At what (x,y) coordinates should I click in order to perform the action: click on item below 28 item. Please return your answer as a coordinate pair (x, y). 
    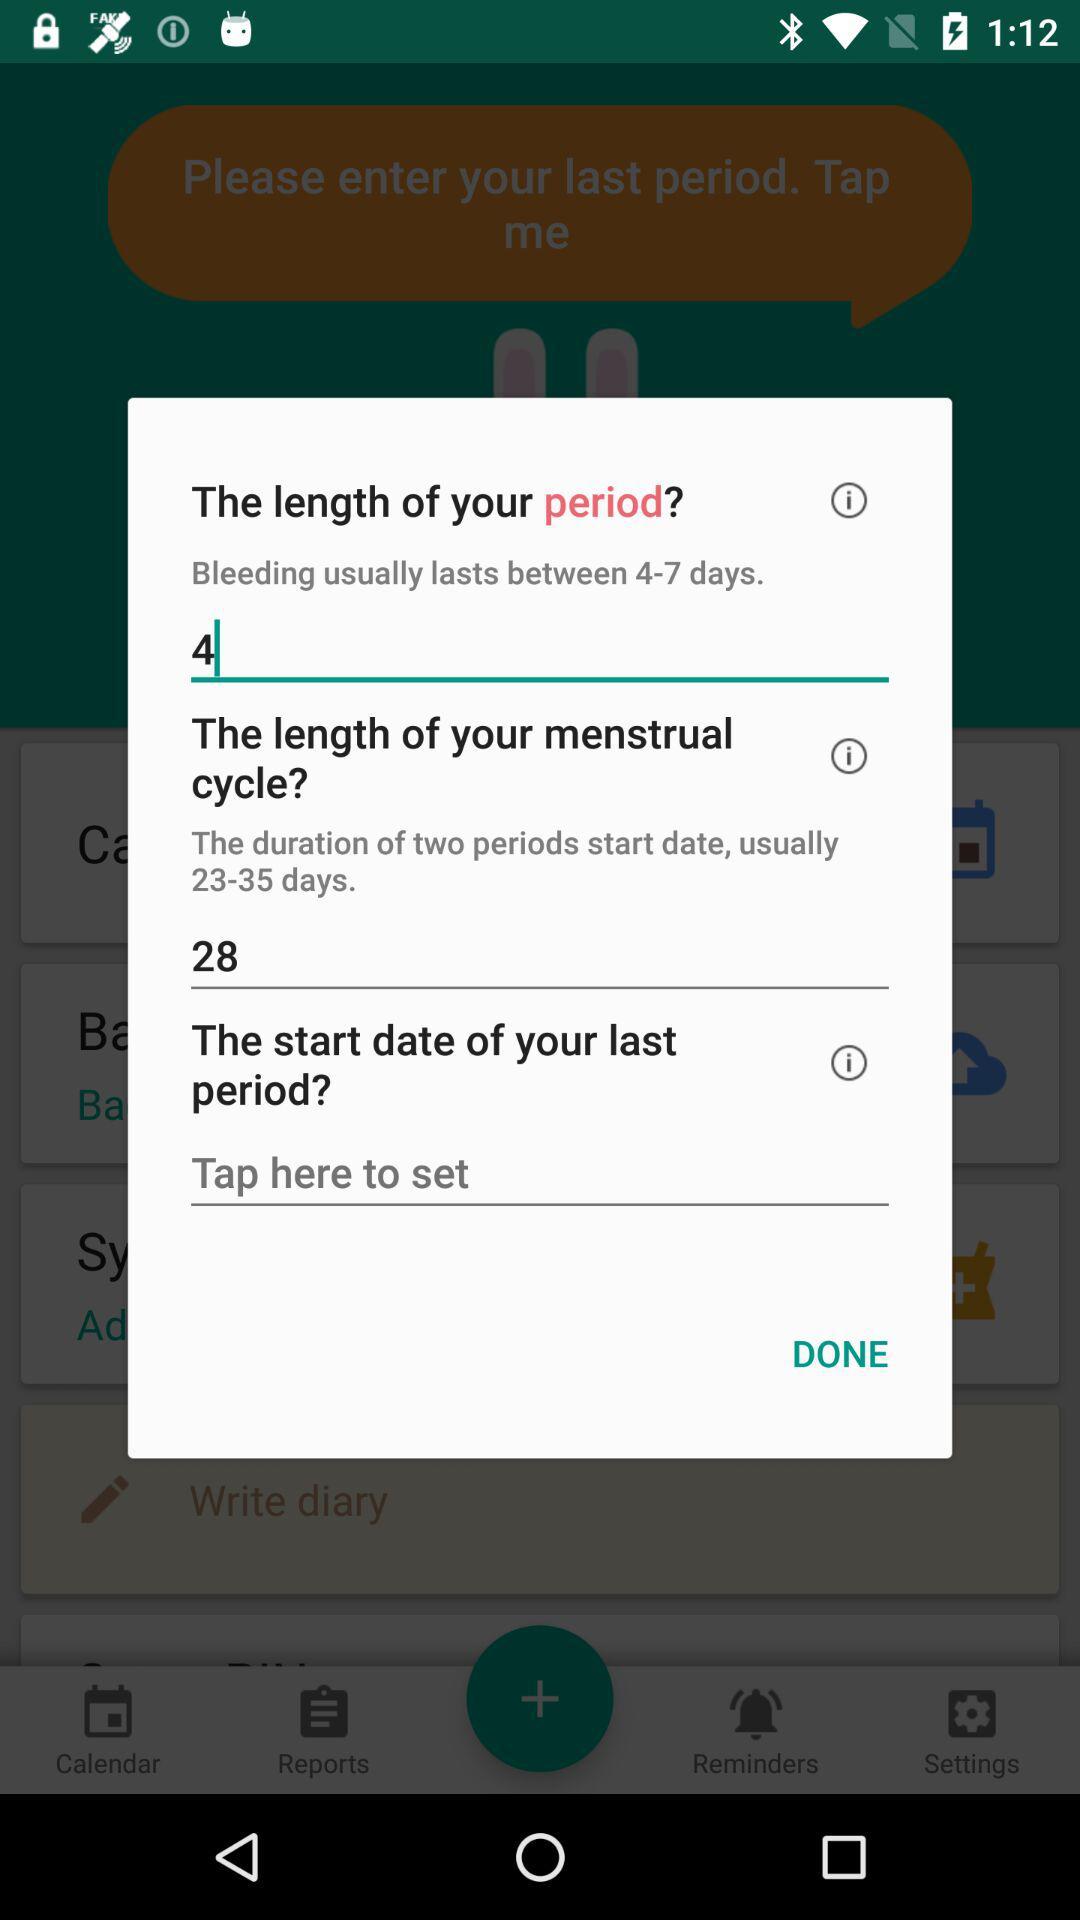
    Looking at the image, I should click on (849, 1062).